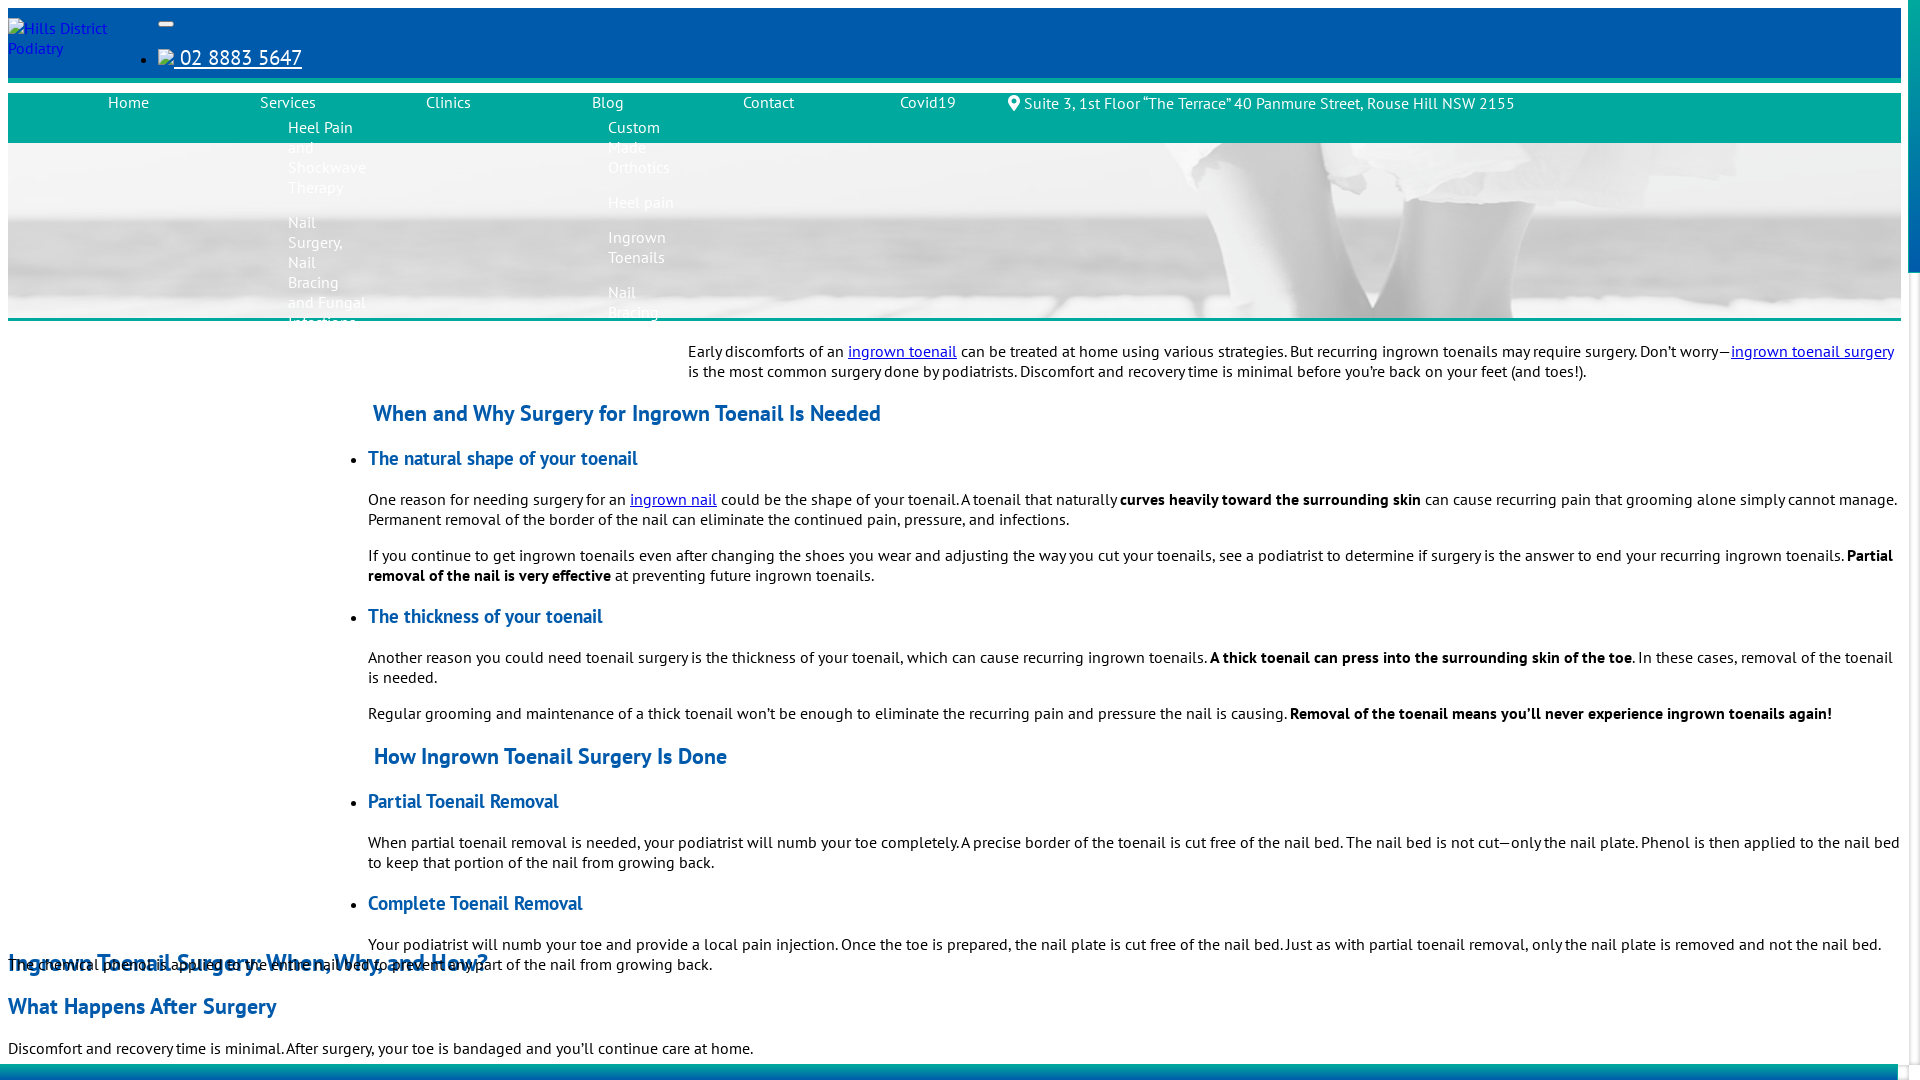 This screenshot has height=1080, width=1920. I want to click on 'ingrown toenail', so click(901, 350).